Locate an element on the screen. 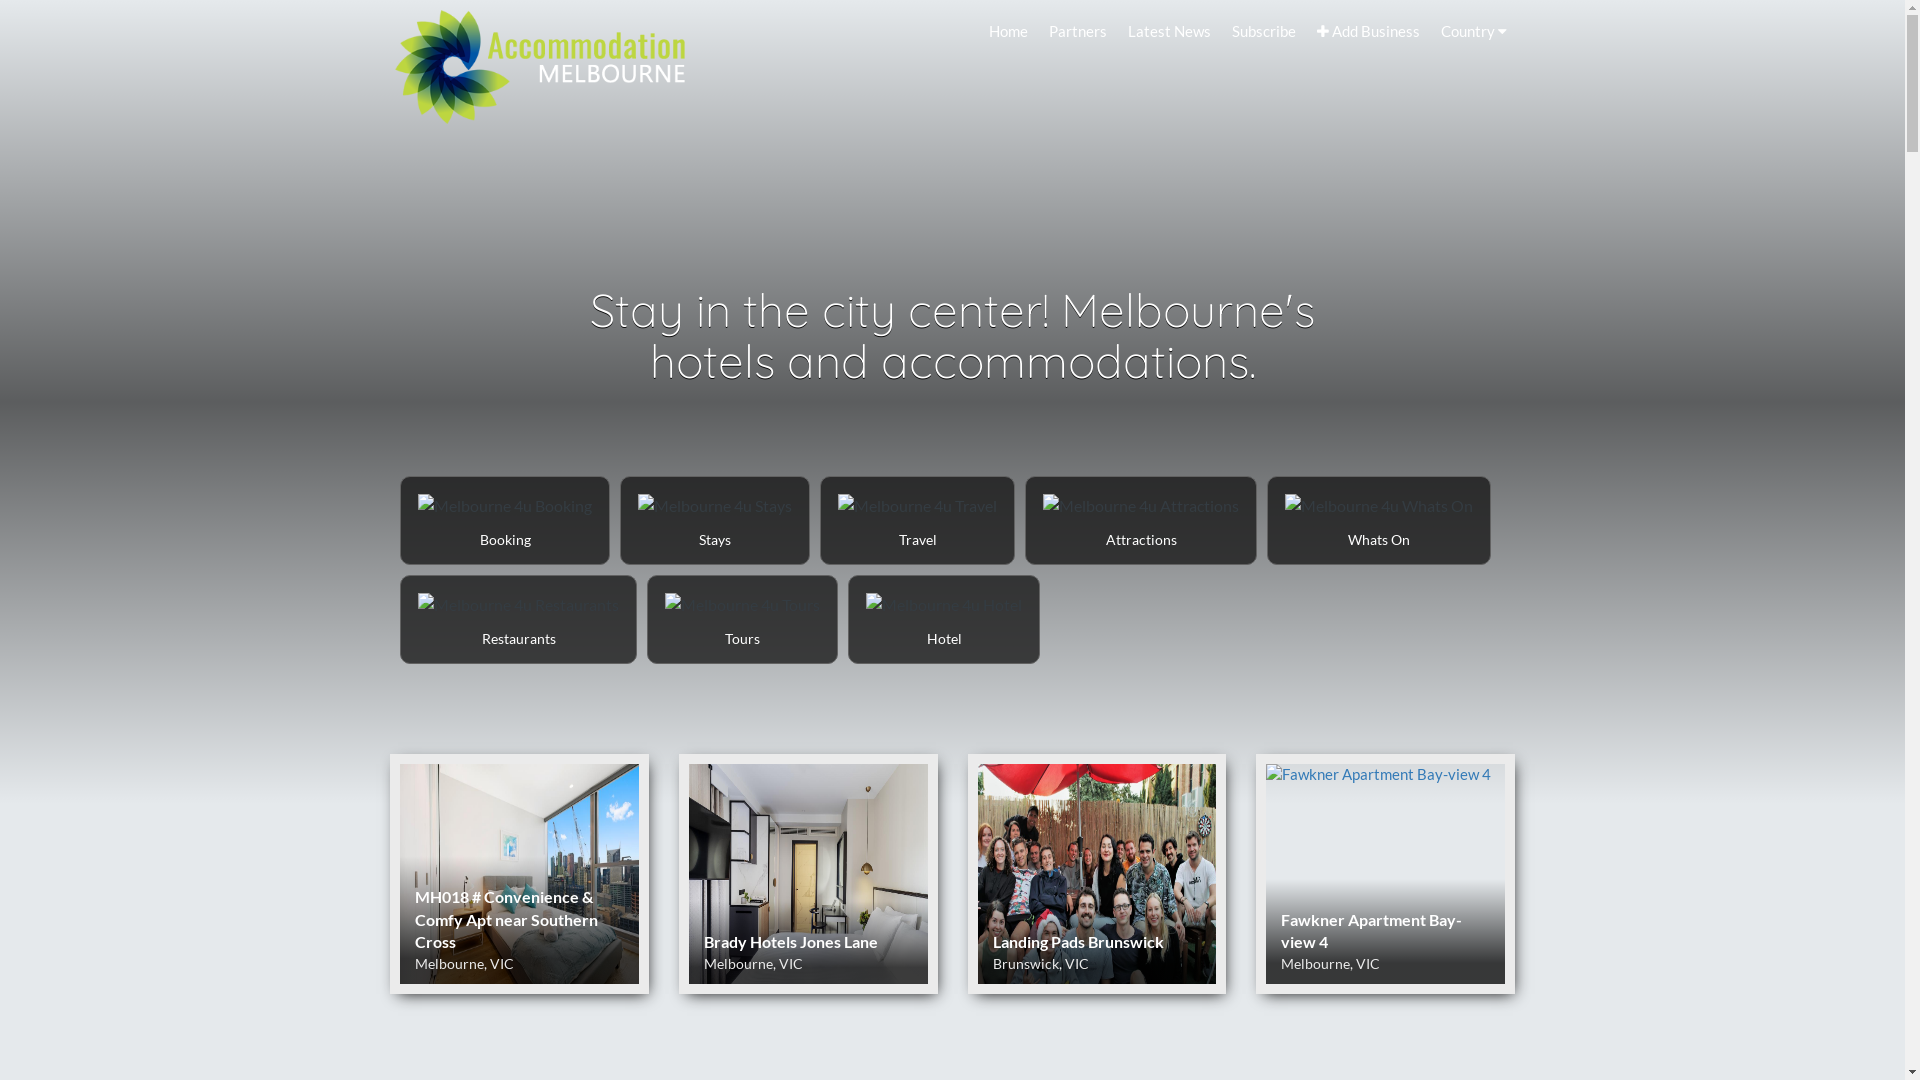 The height and width of the screenshot is (1080, 1920). 'Melbourne 4u Home Page' is located at coordinates (539, 61).